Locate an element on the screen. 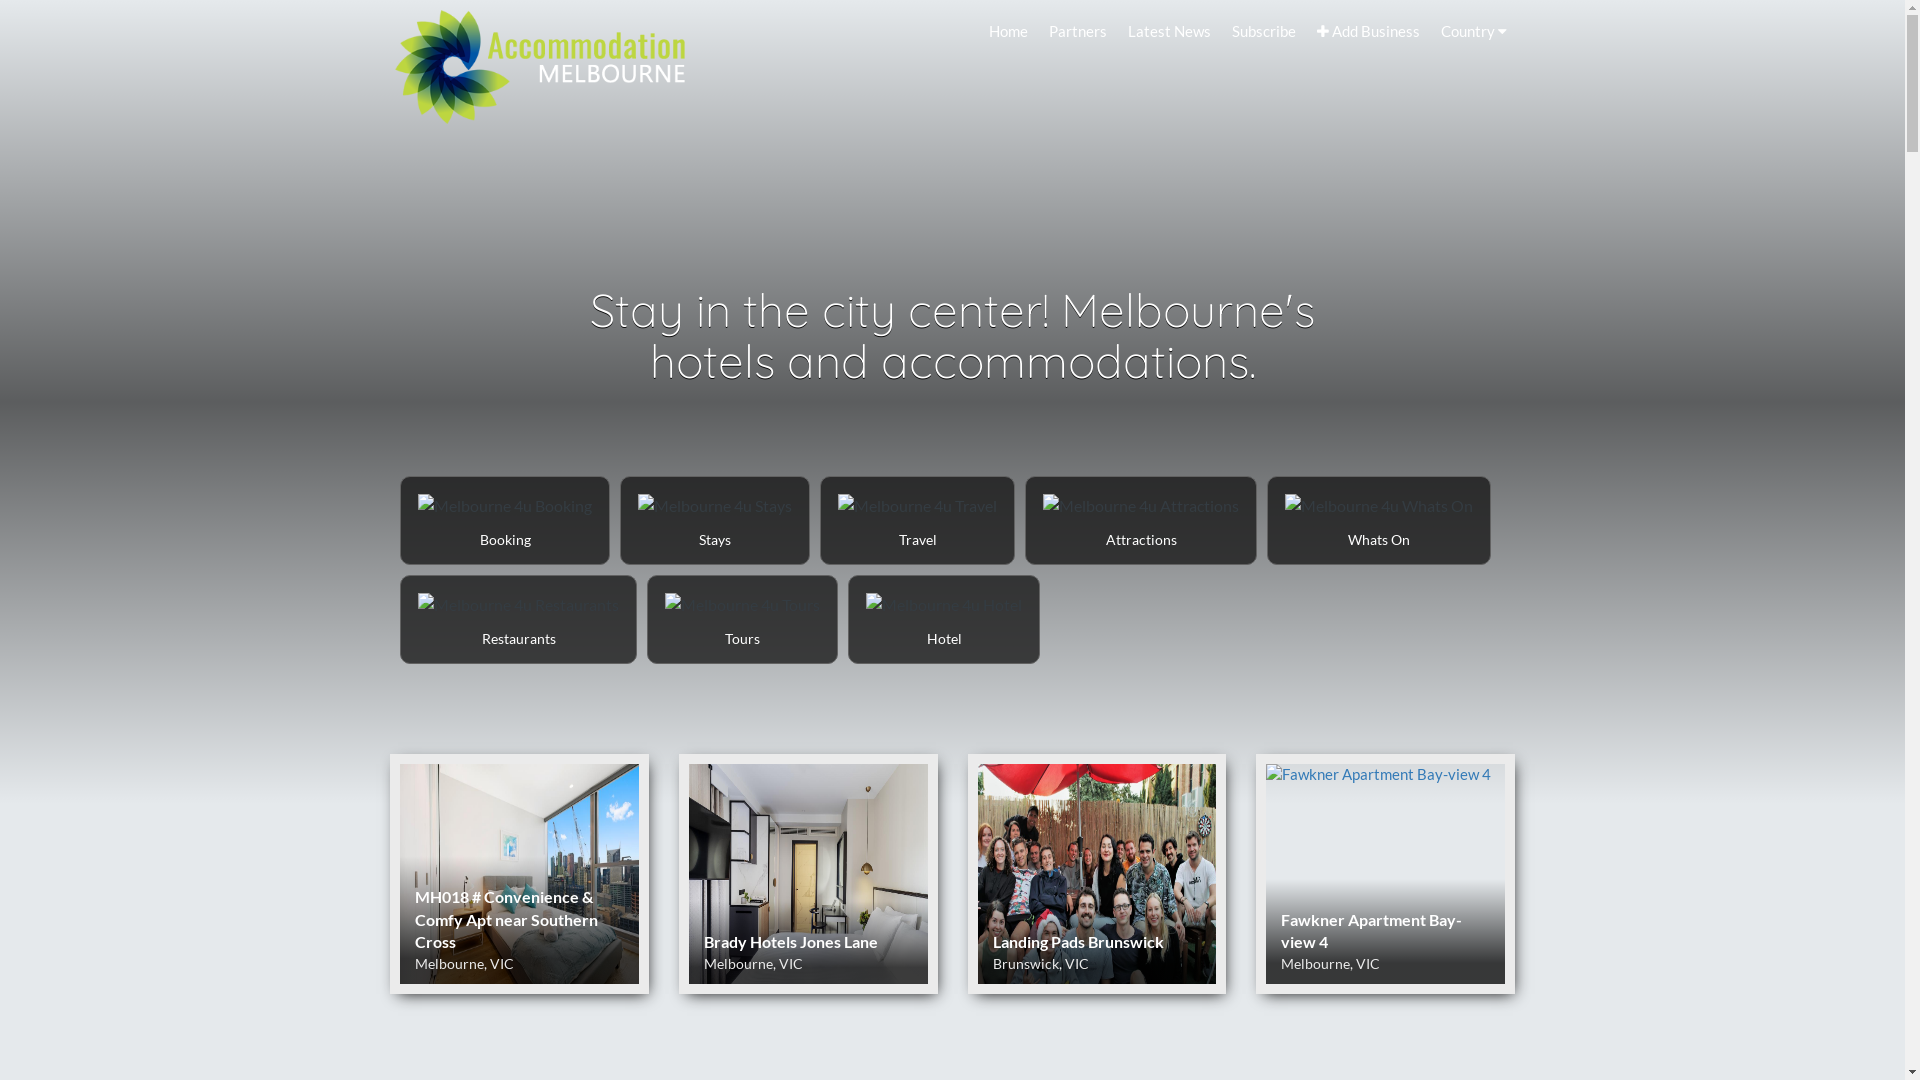 The height and width of the screenshot is (1080, 1920). 'Melbourne 4u Home Page' is located at coordinates (539, 61).